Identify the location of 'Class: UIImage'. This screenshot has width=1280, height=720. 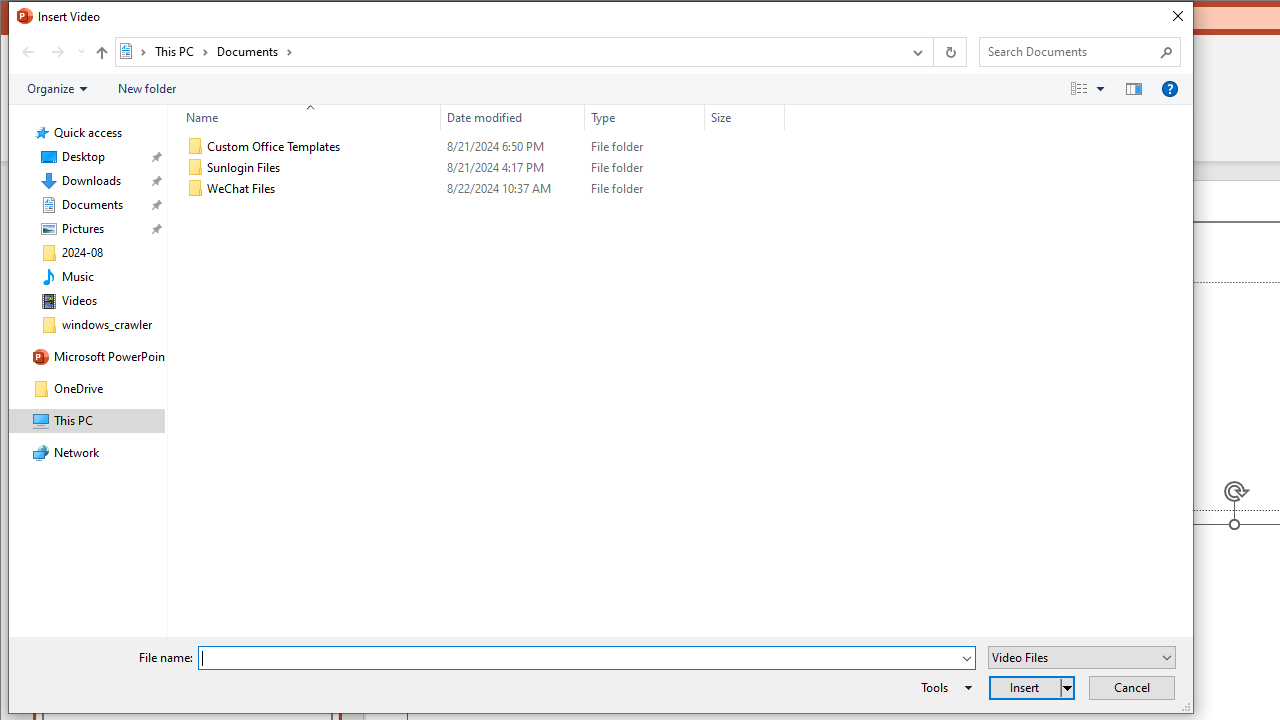
(195, 189).